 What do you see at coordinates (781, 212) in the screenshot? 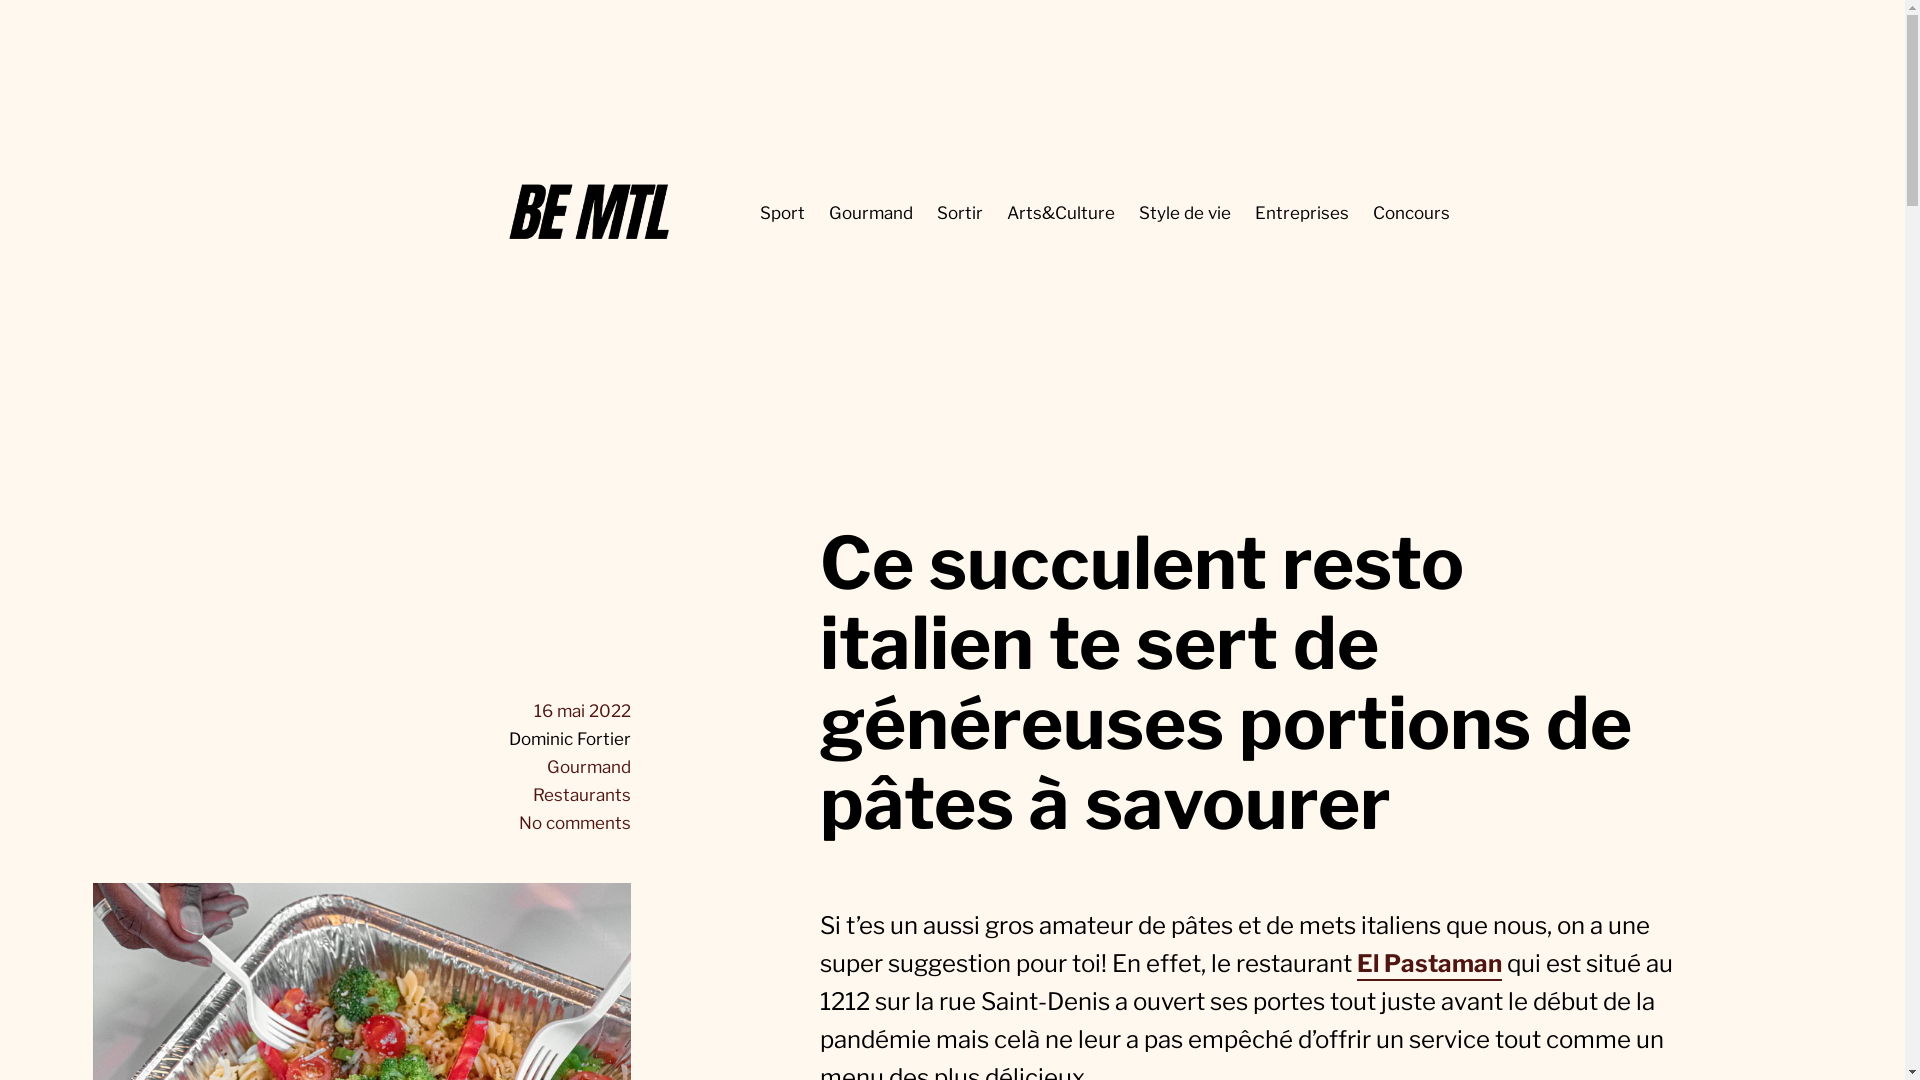
I see `'Sport'` at bounding box center [781, 212].